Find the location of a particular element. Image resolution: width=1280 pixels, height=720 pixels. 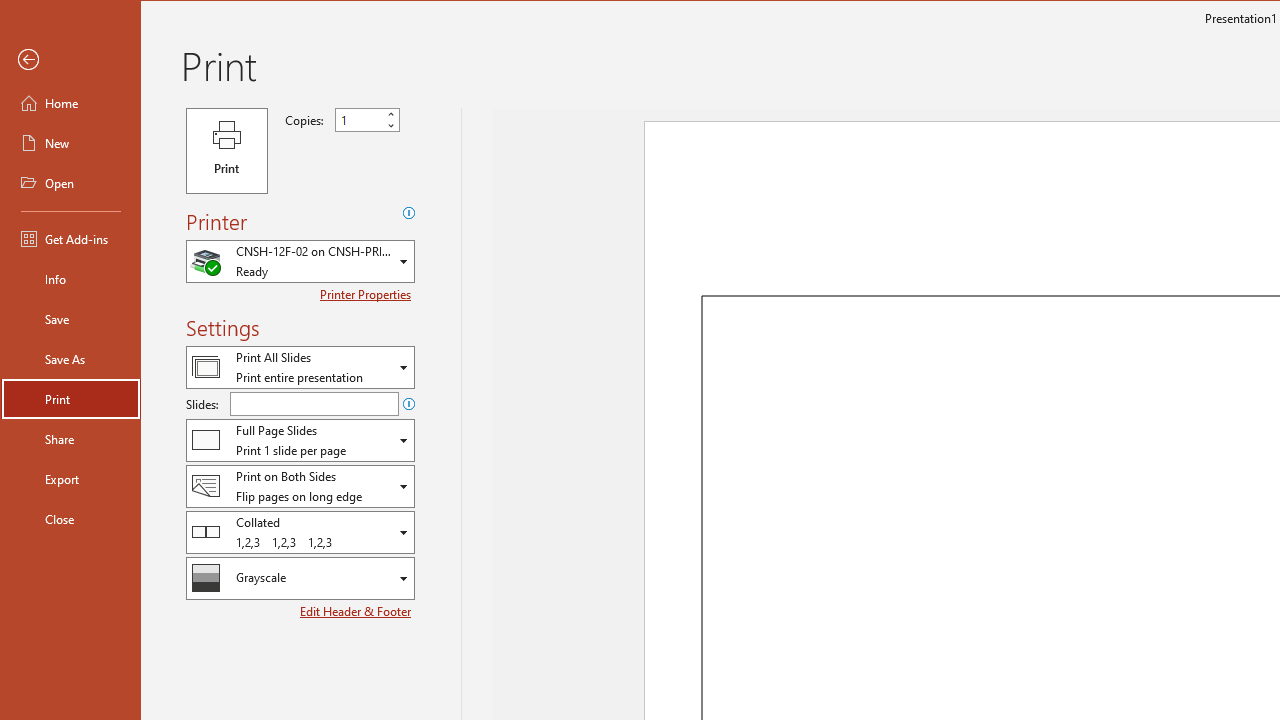

'Get Add-ins' is located at coordinates (71, 238).